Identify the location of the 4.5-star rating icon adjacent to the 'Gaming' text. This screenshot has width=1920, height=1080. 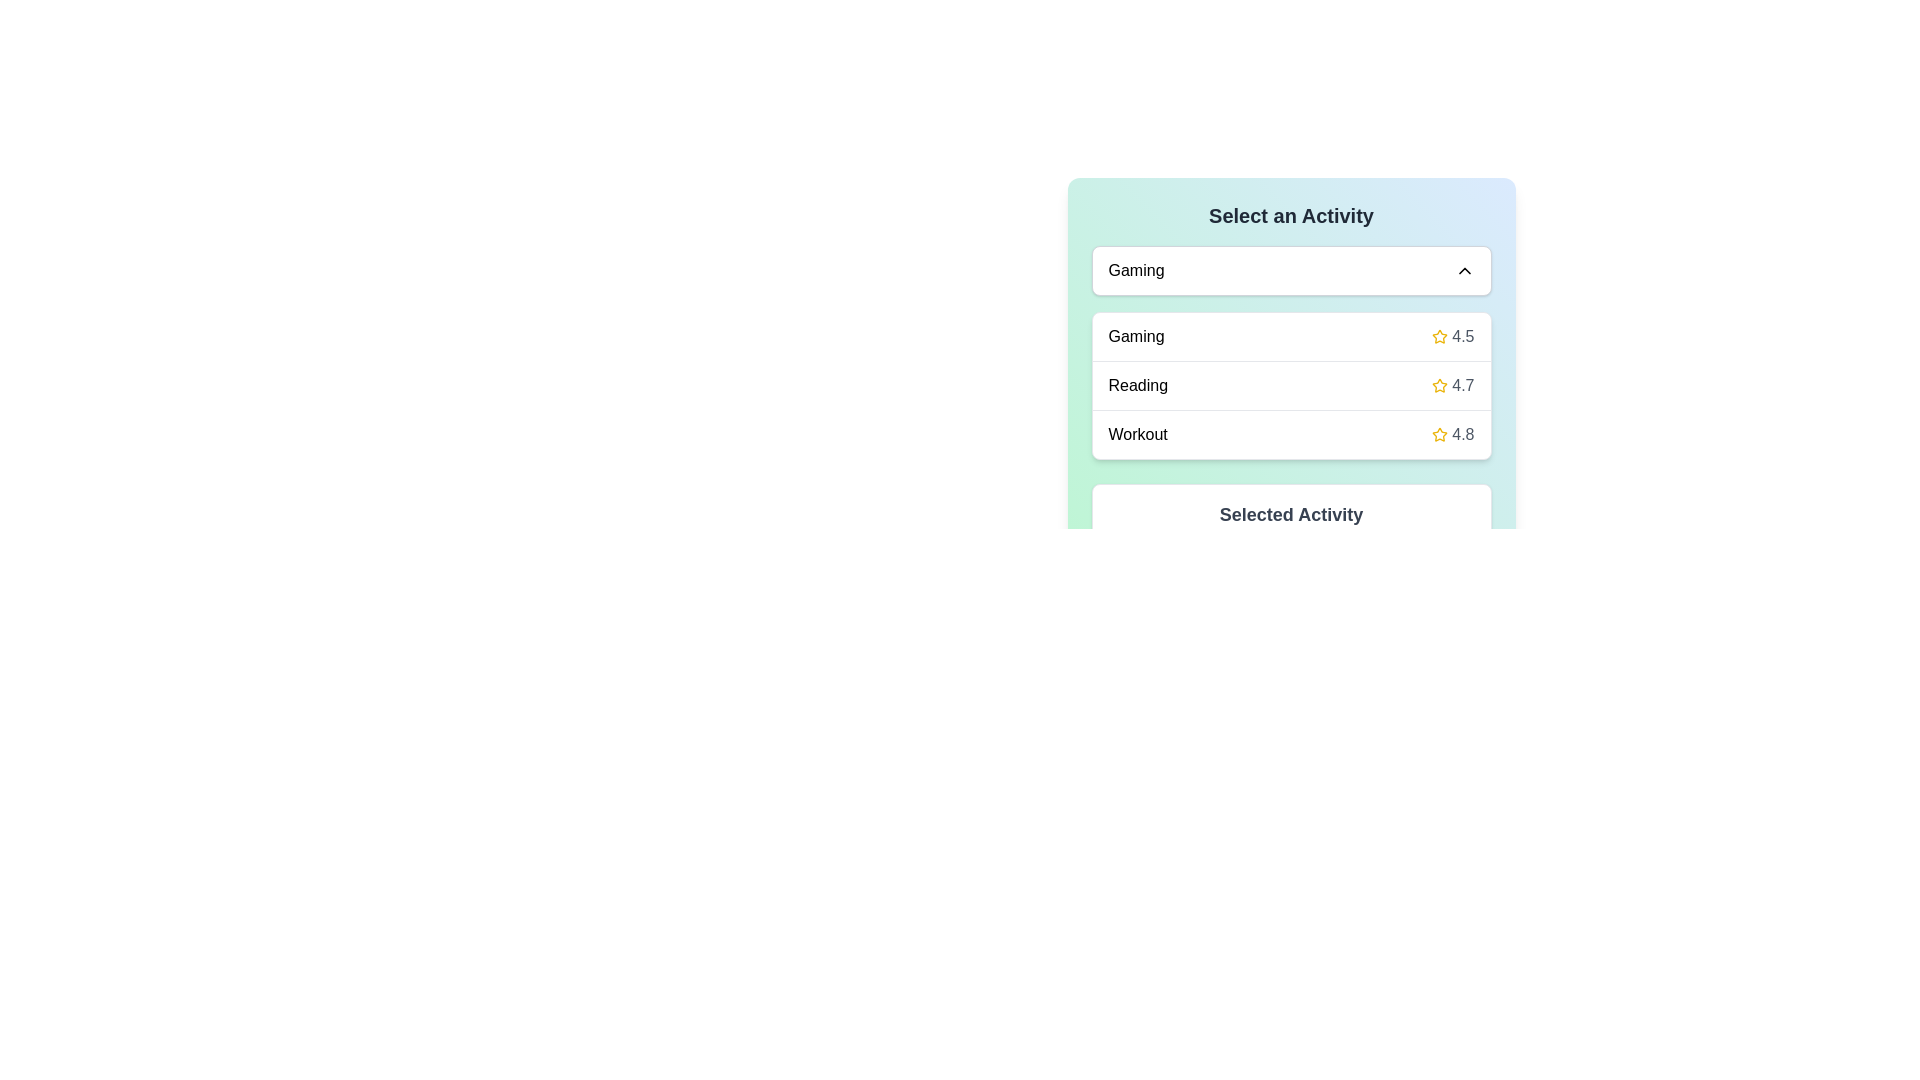
(1440, 335).